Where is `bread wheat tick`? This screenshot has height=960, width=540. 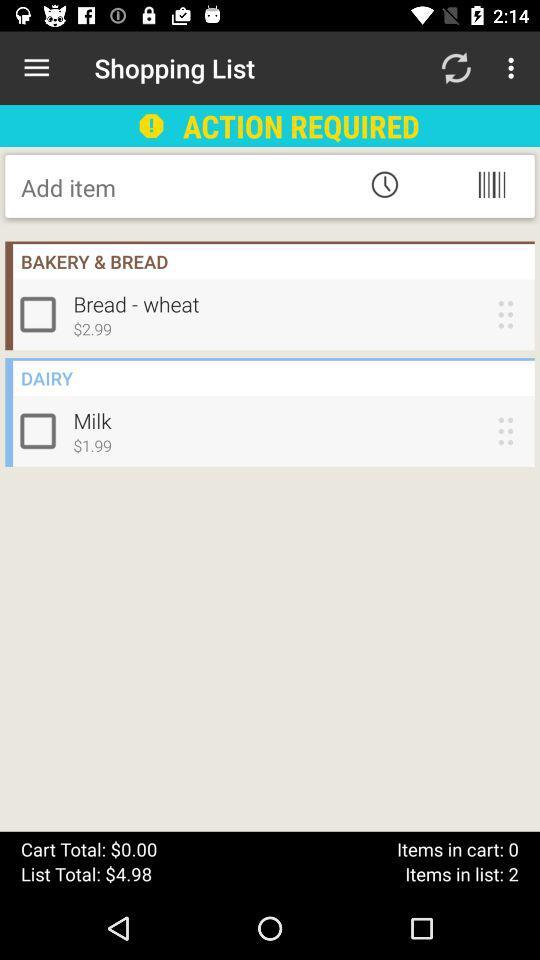 bread wheat tick is located at coordinates (42, 314).